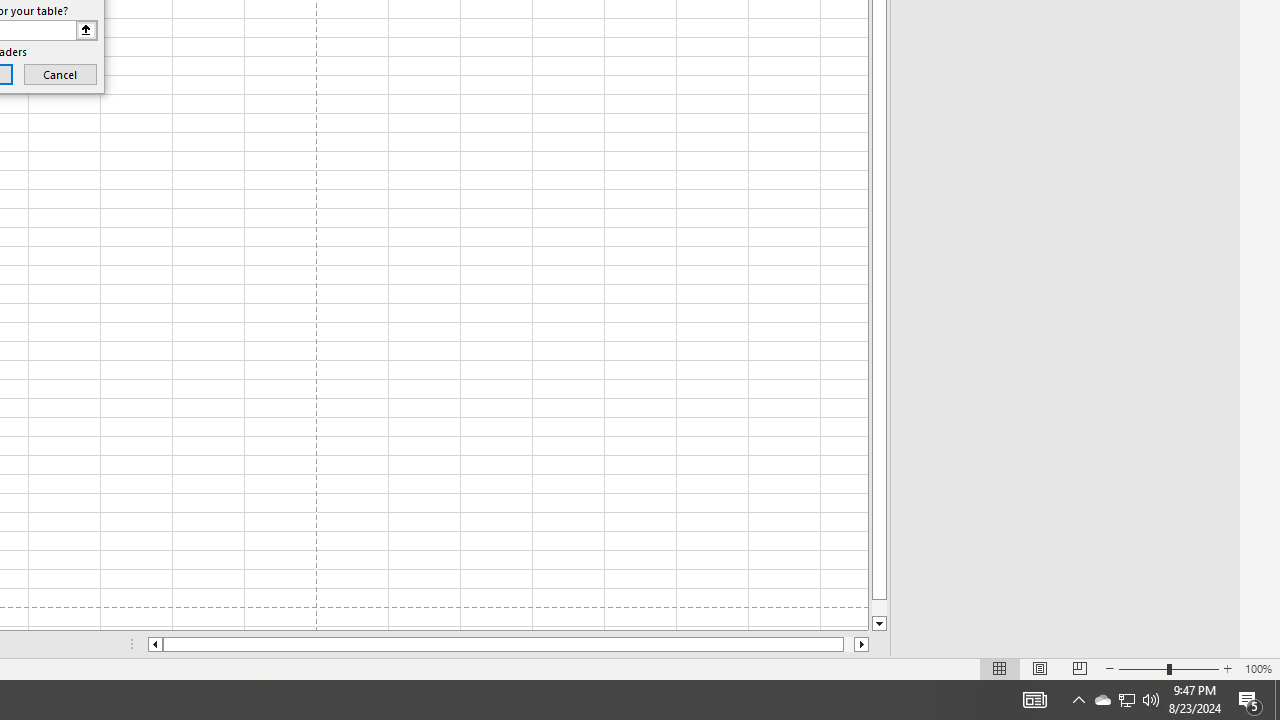 The width and height of the screenshot is (1280, 720). I want to click on 'Column right', so click(862, 644).